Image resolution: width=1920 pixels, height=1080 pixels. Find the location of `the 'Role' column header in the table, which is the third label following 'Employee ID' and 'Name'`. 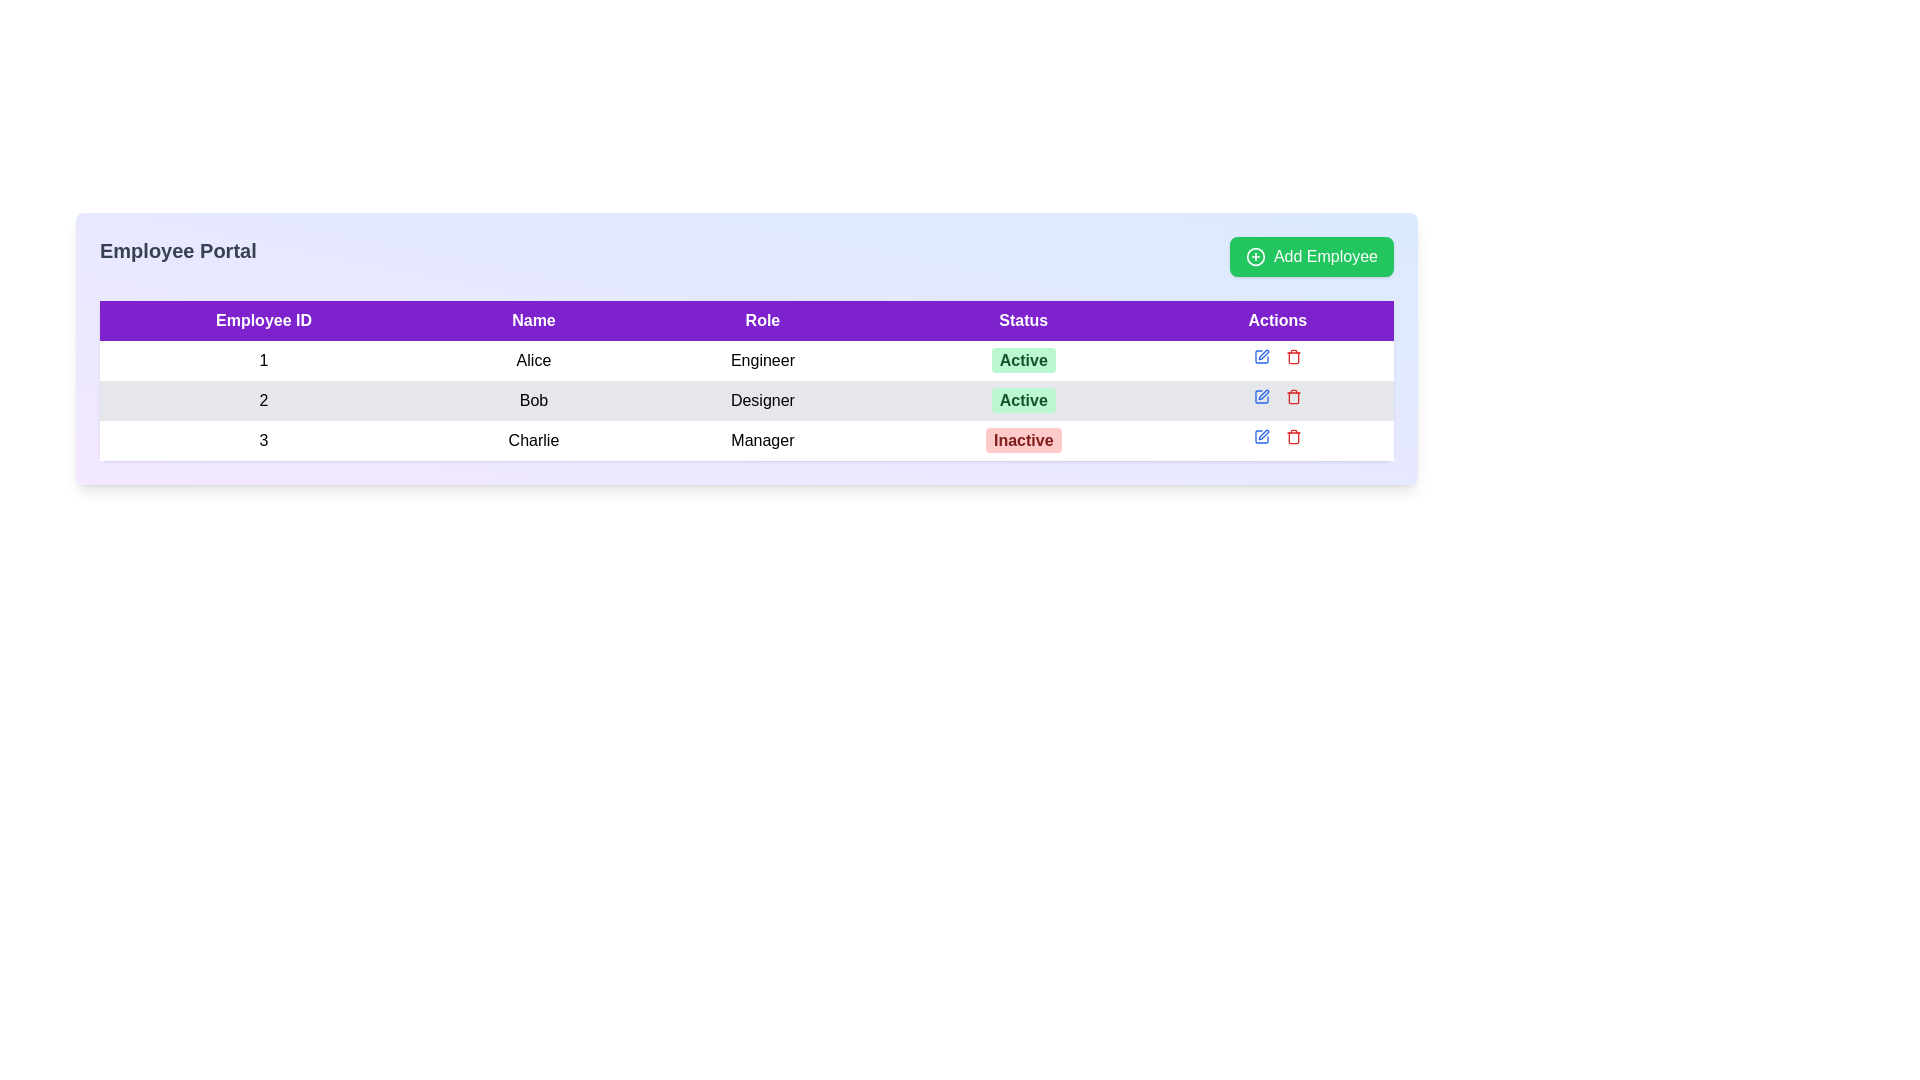

the 'Role' column header in the table, which is the third label following 'Employee ID' and 'Name' is located at coordinates (762, 319).